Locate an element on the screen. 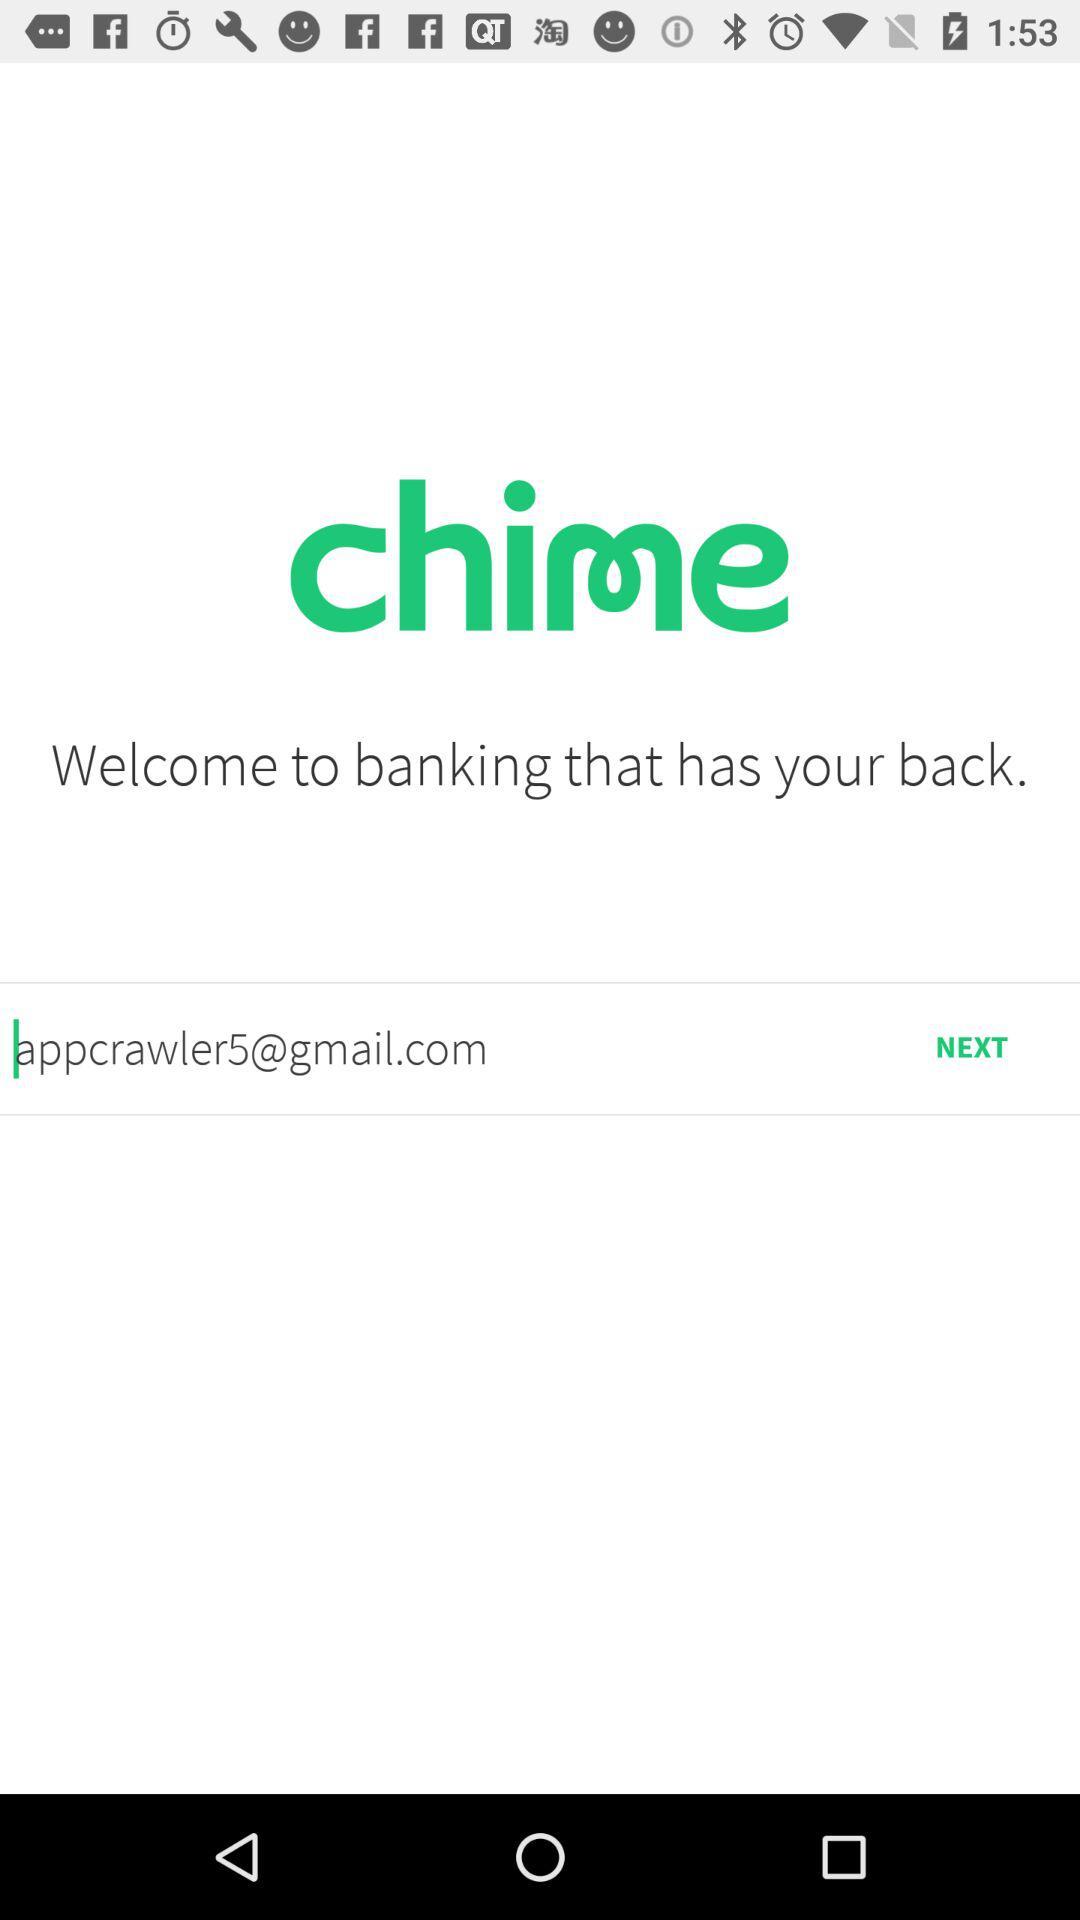 Image resolution: width=1080 pixels, height=1920 pixels. the appcrawler5@gmail.com icon is located at coordinates (437, 1047).